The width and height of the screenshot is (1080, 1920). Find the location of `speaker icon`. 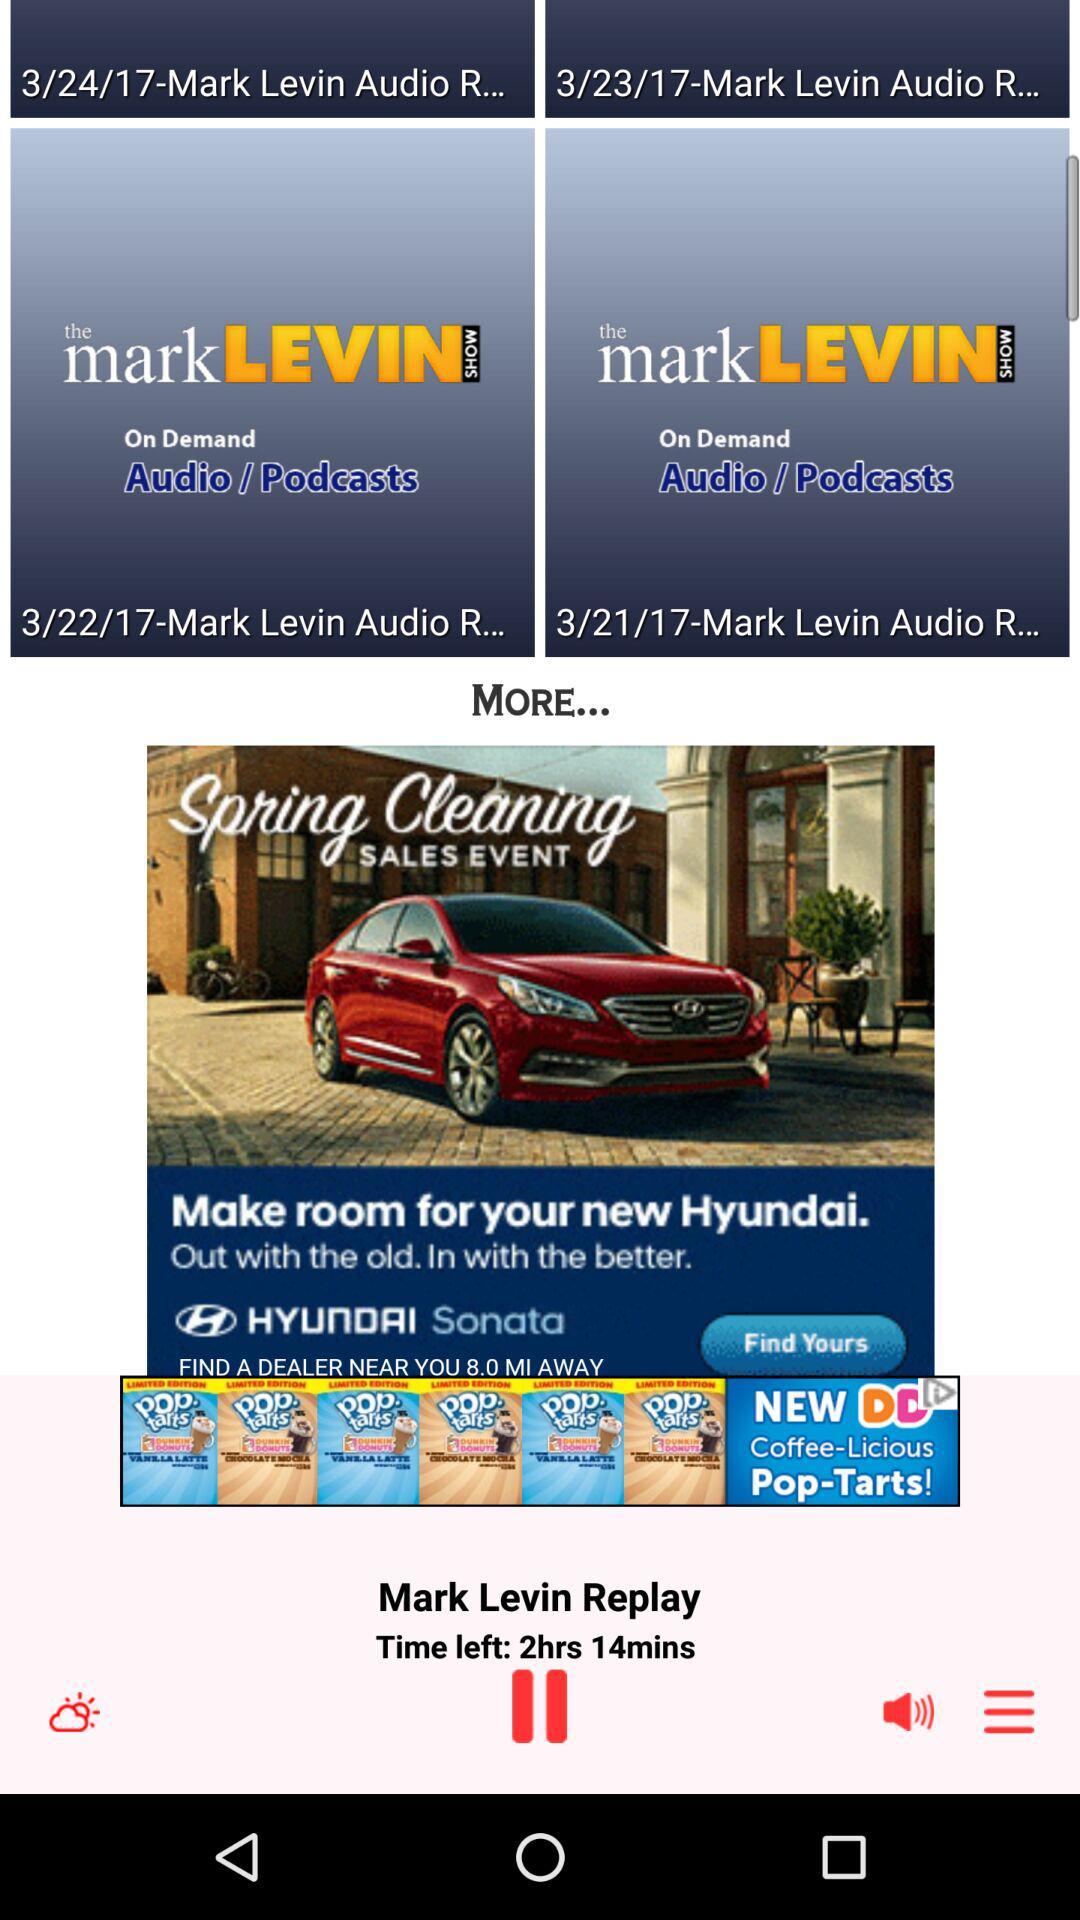

speaker icon is located at coordinates (908, 1710).